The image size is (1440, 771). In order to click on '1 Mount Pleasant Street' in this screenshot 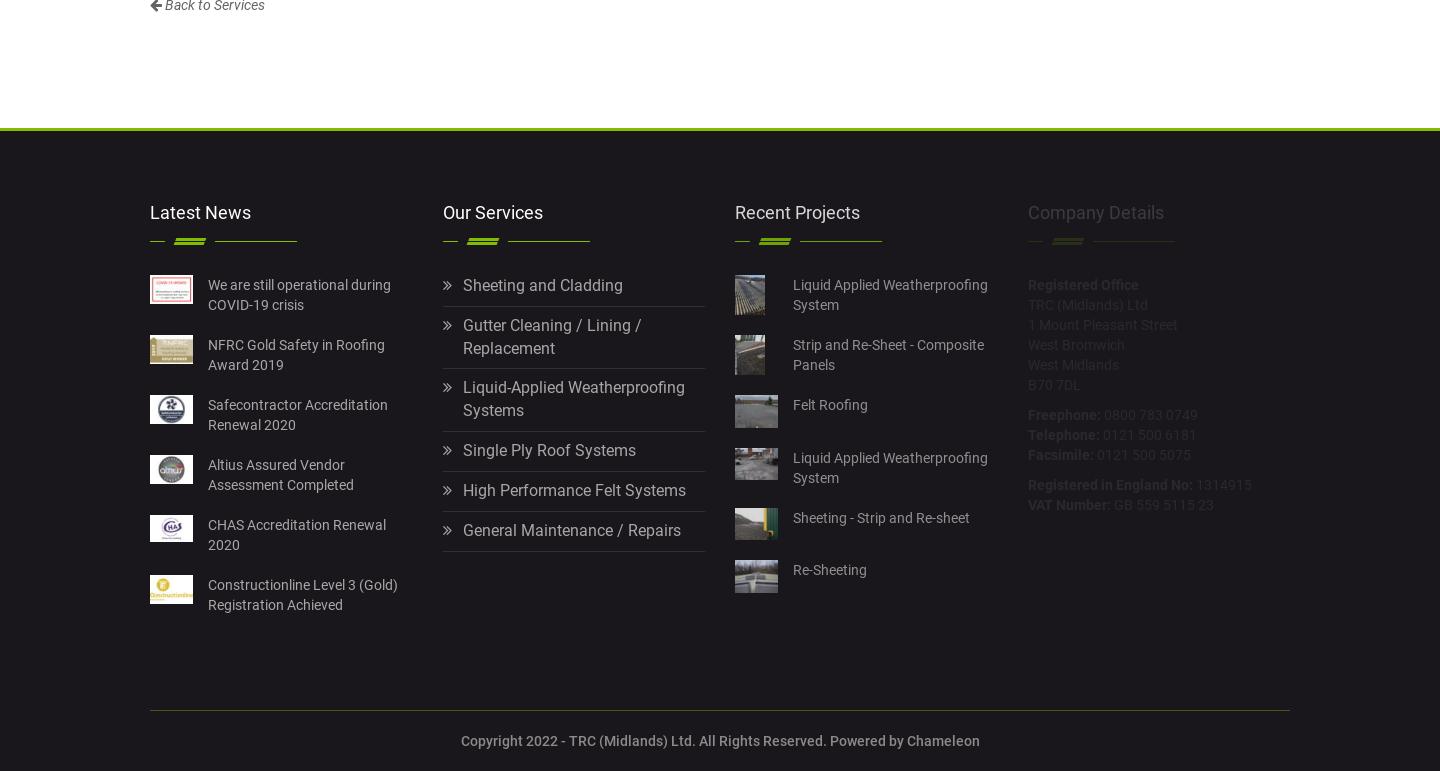, I will do `click(1027, 323)`.